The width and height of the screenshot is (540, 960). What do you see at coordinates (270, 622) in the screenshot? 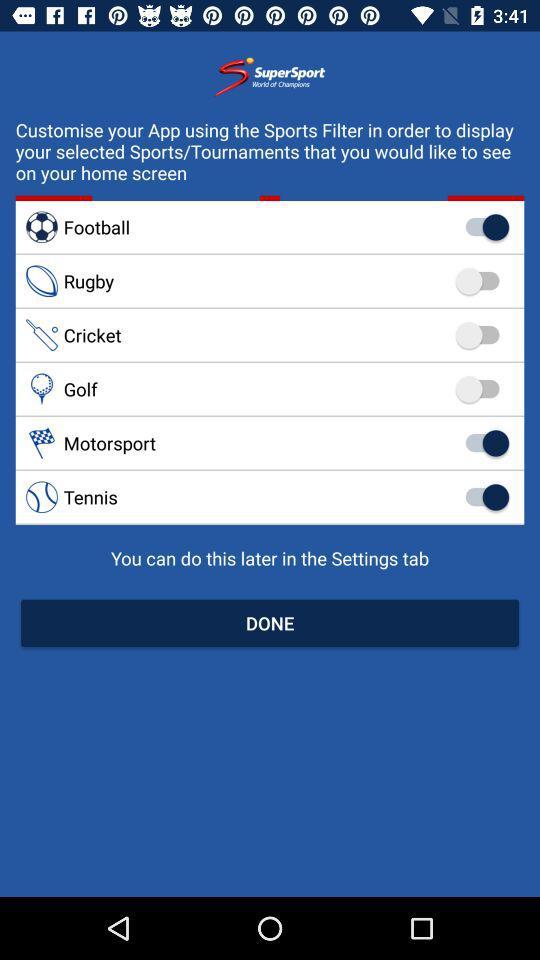
I see `done` at bounding box center [270, 622].